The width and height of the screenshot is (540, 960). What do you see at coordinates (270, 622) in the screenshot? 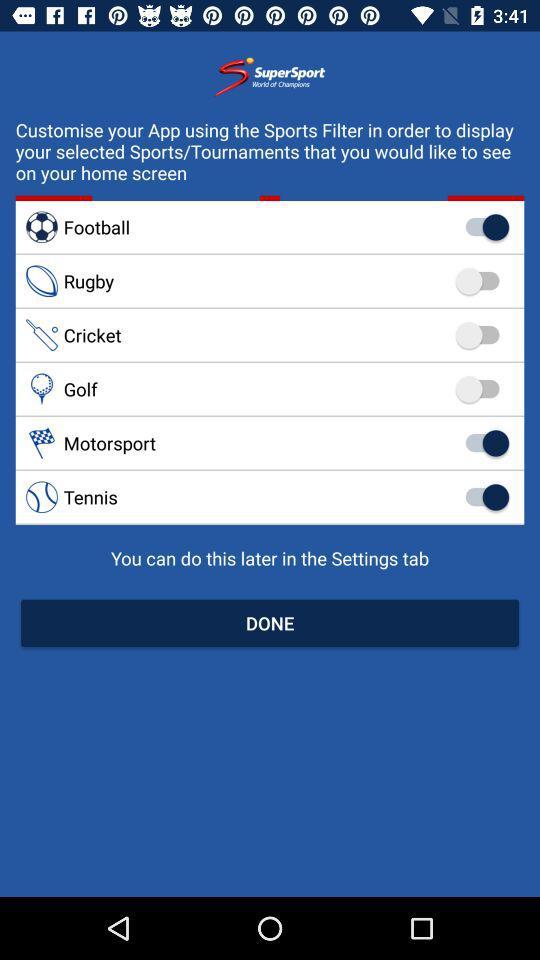
I see `done` at bounding box center [270, 622].